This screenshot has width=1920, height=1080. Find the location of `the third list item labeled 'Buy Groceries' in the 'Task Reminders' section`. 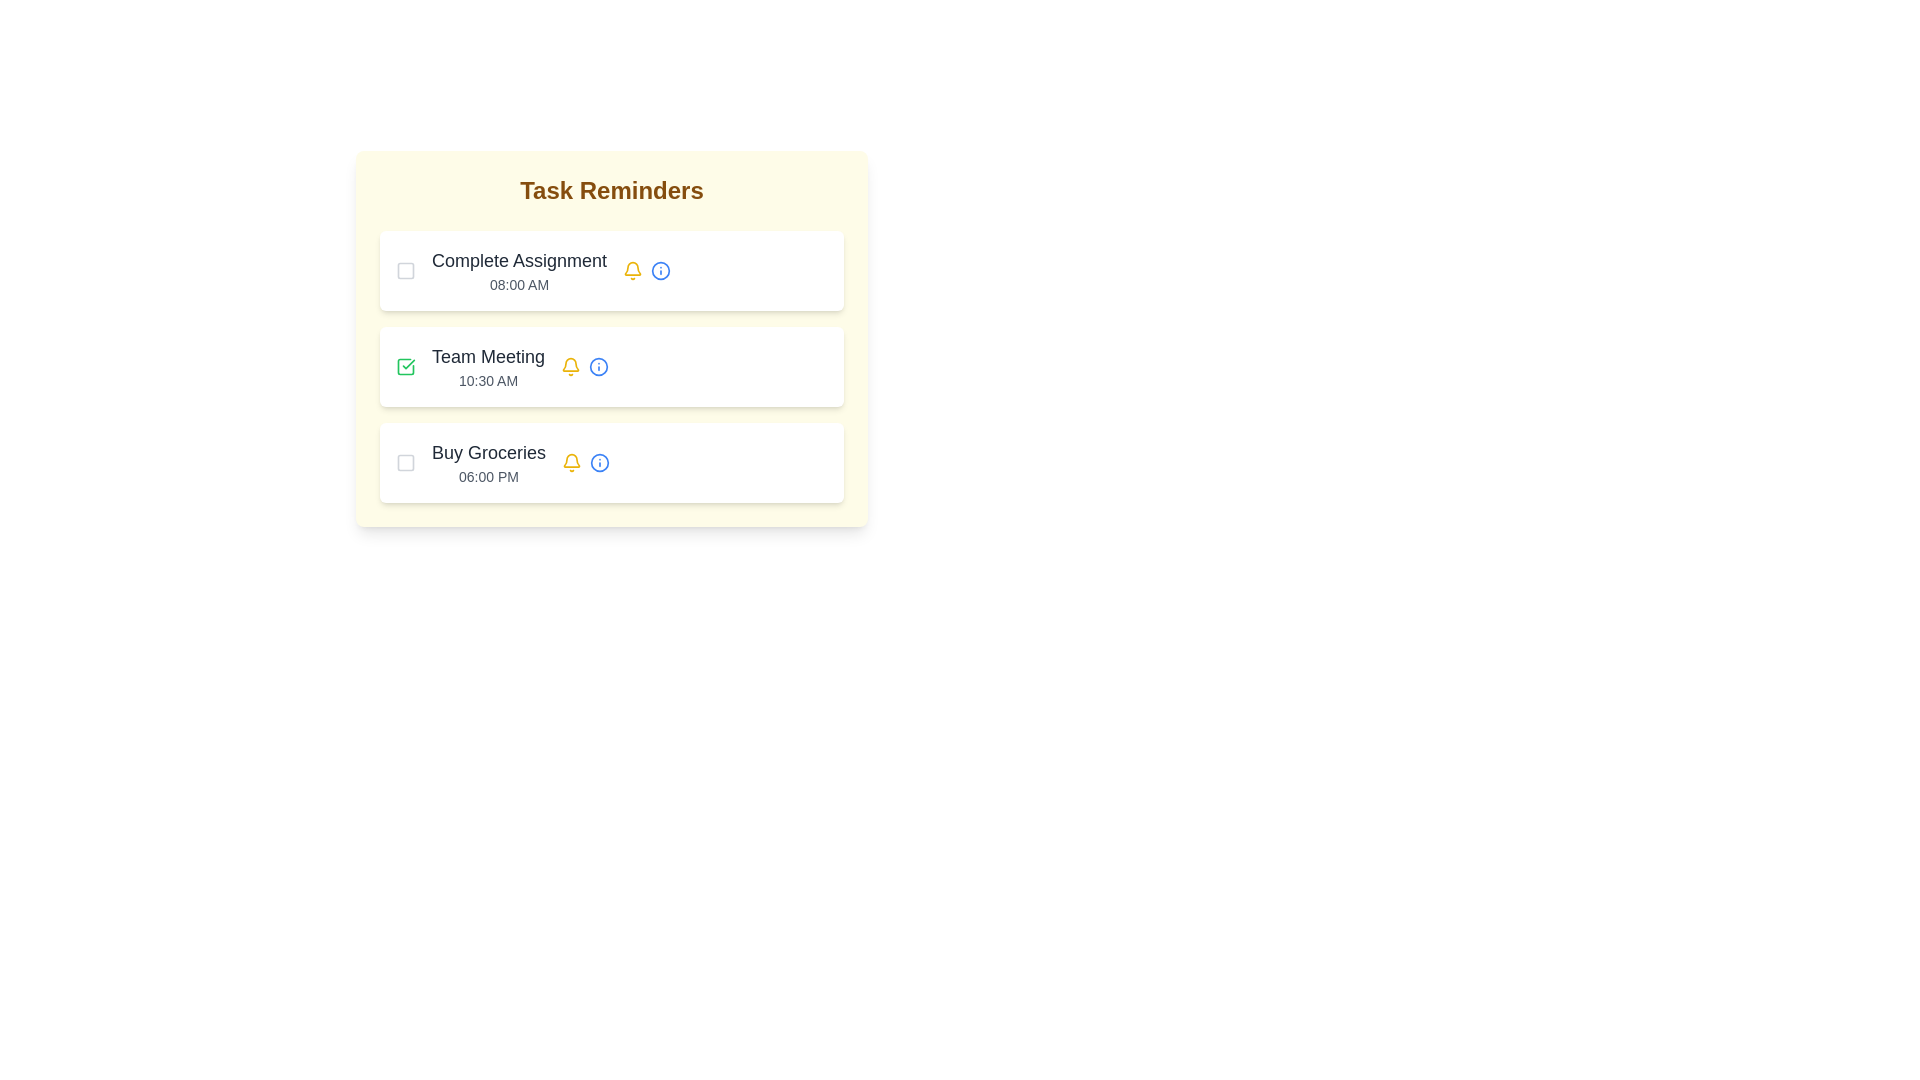

the third list item labeled 'Buy Groceries' in the 'Task Reminders' section is located at coordinates (610, 462).